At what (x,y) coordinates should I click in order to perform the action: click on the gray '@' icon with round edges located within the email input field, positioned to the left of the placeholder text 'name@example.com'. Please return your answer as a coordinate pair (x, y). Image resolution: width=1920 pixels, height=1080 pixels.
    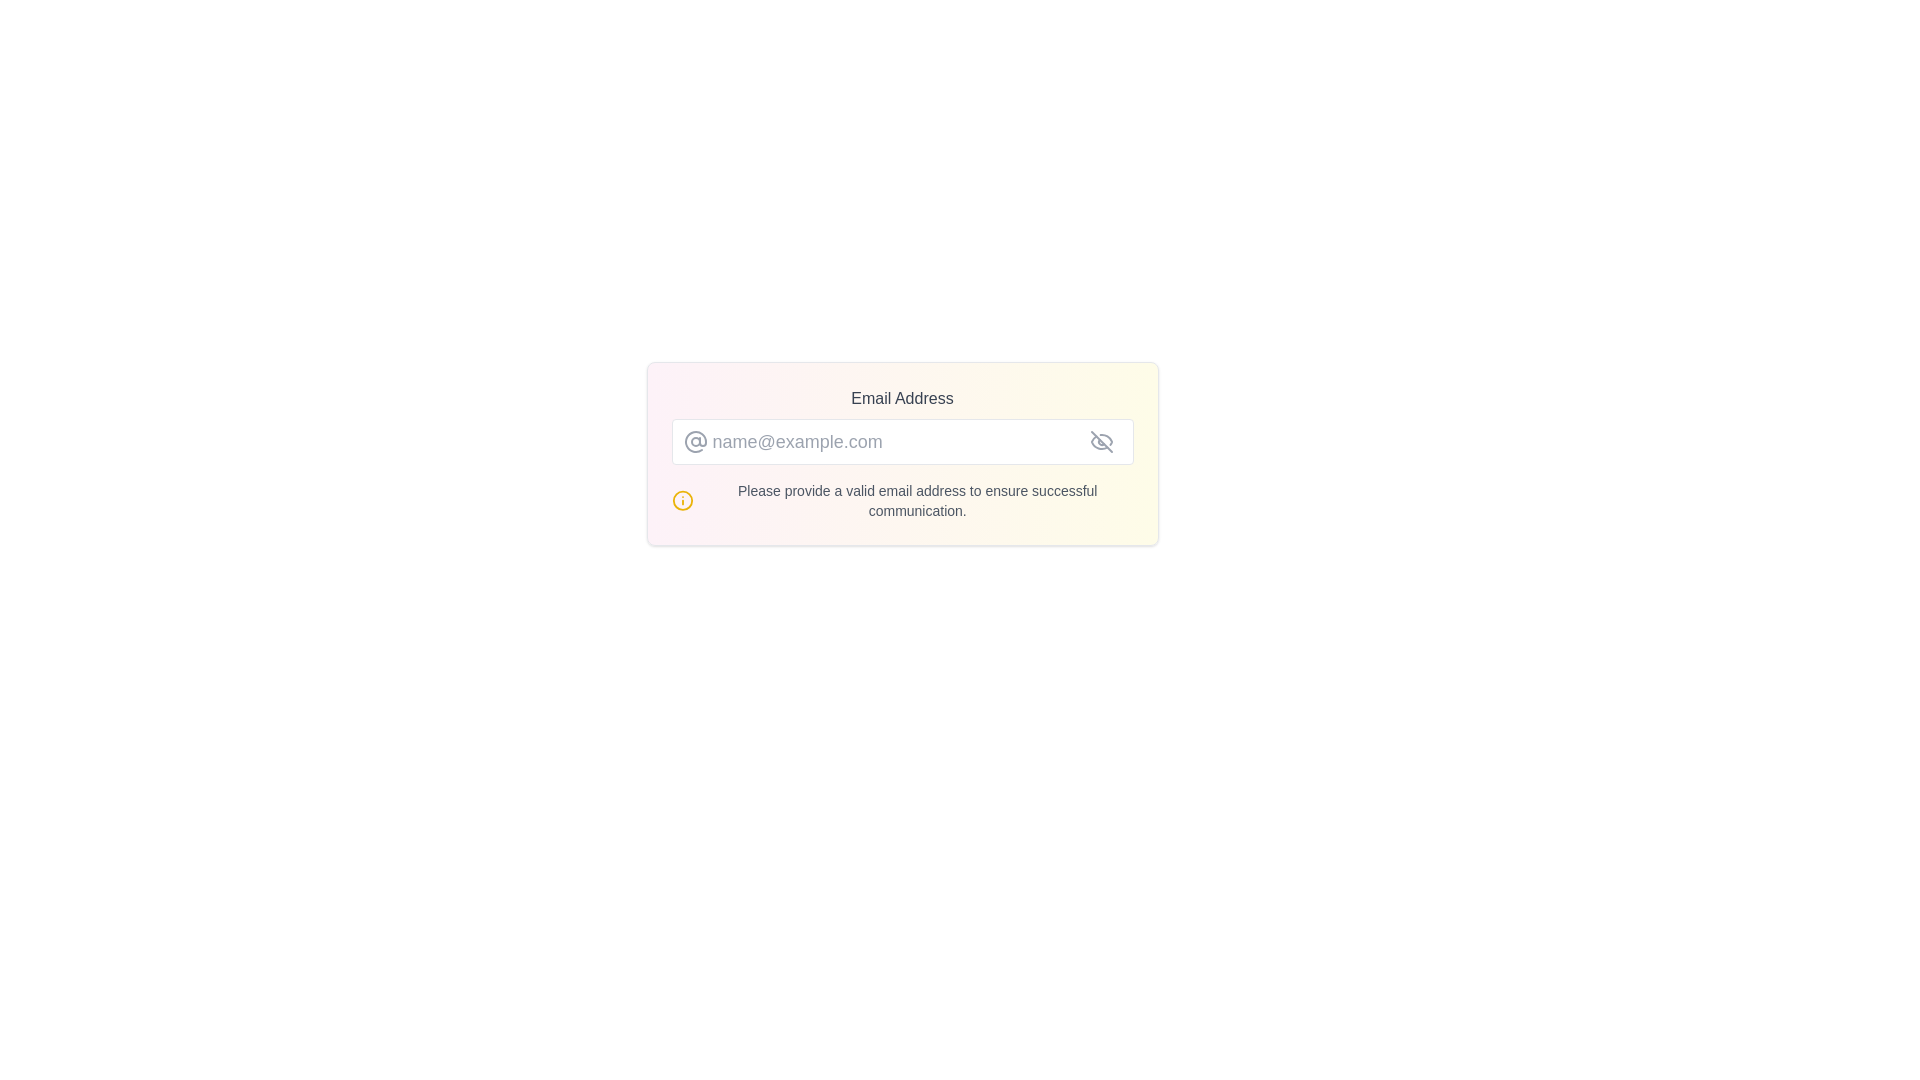
    Looking at the image, I should click on (695, 441).